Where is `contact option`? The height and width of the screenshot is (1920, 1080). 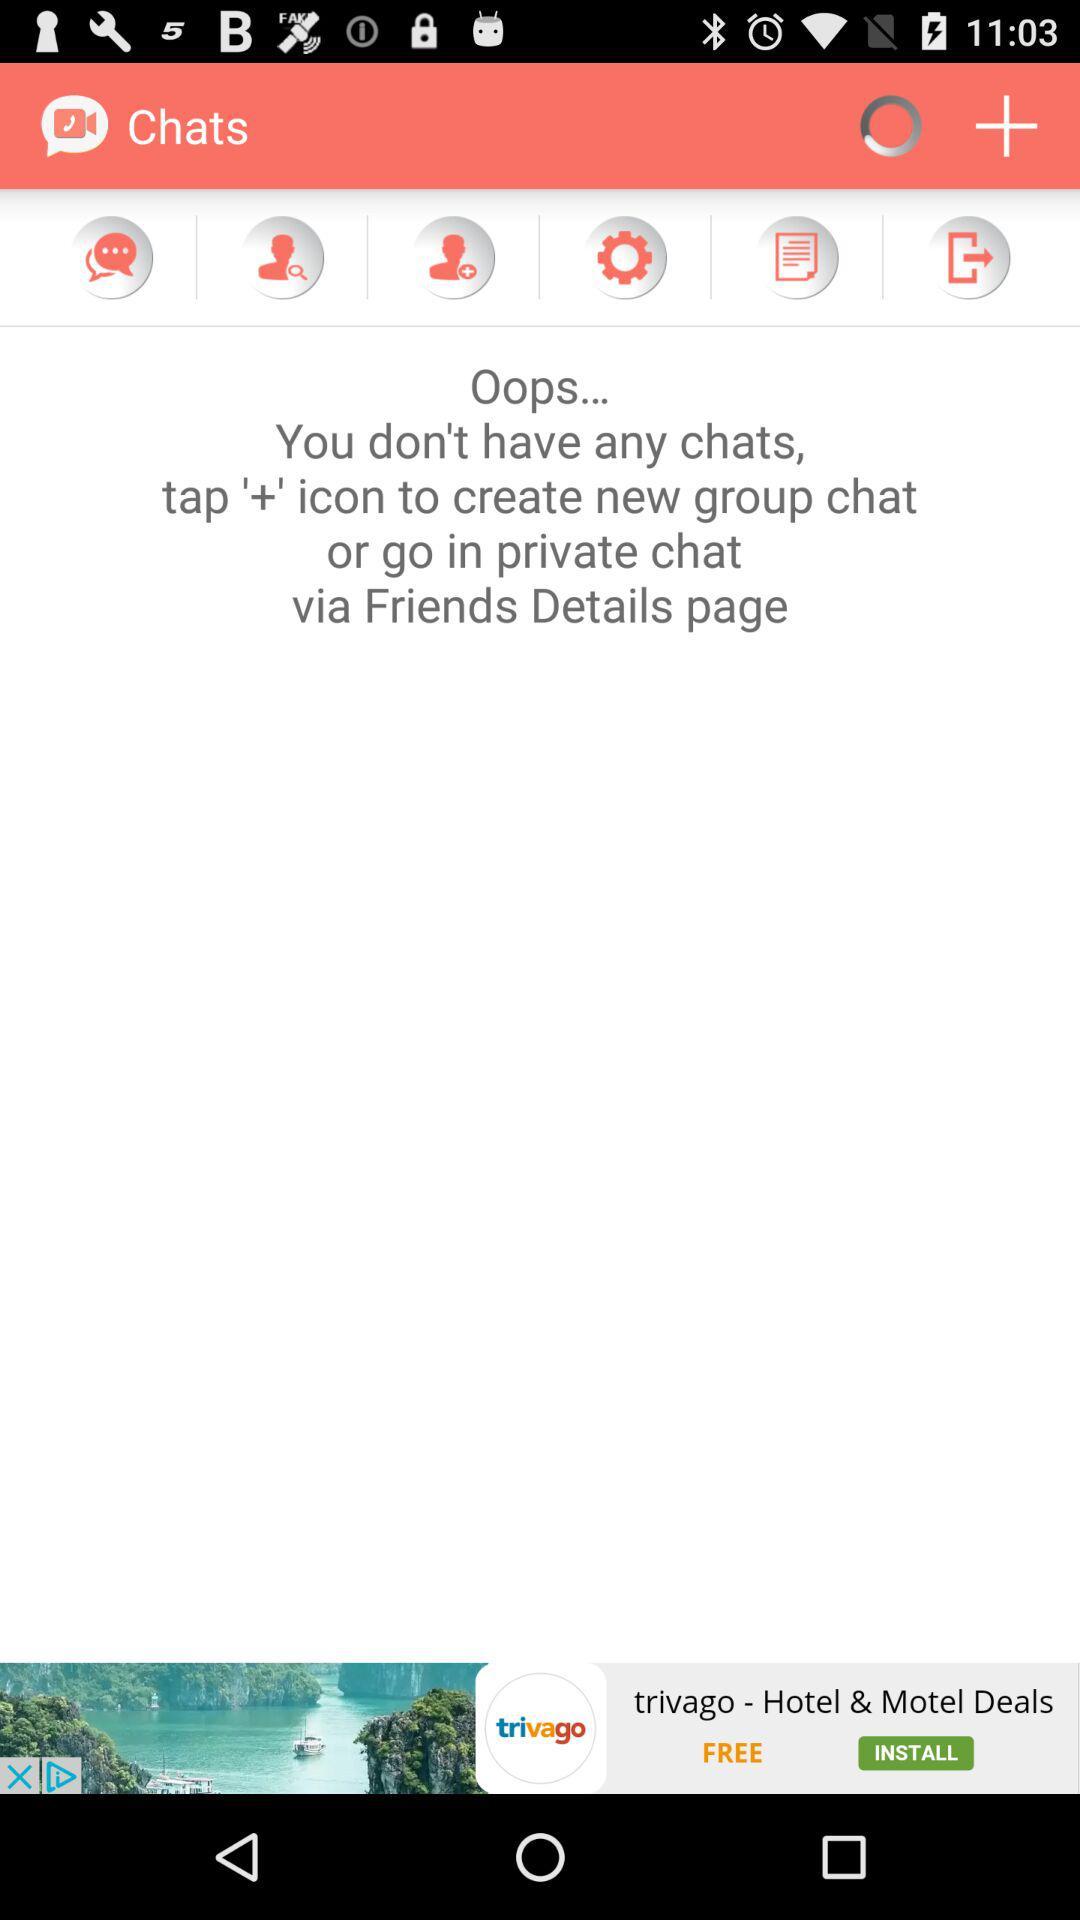 contact option is located at coordinates (281, 256).